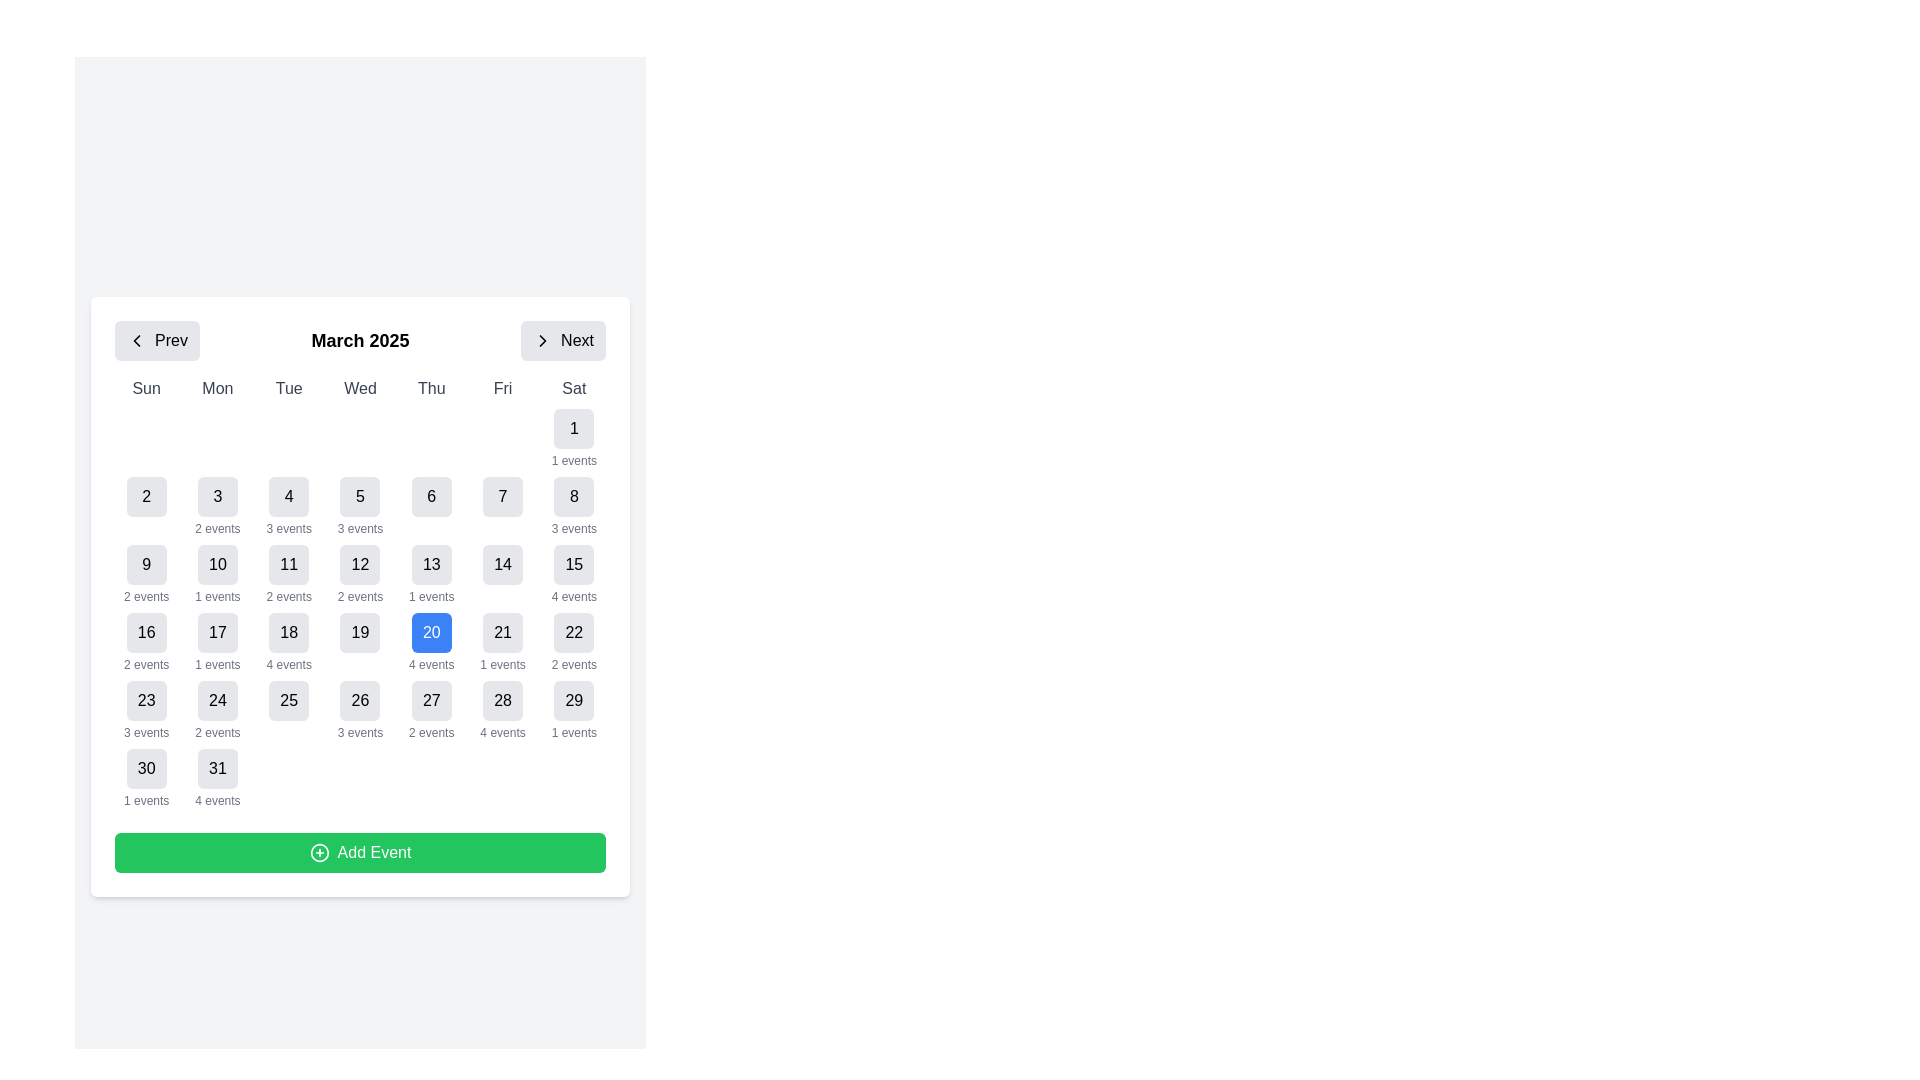 The height and width of the screenshot is (1080, 1920). Describe the element at coordinates (217, 389) in the screenshot. I see `the Text label that represents 'Monday', the second day of the week in the calendar header, positioned under the month and year header 'March 2025'` at that location.